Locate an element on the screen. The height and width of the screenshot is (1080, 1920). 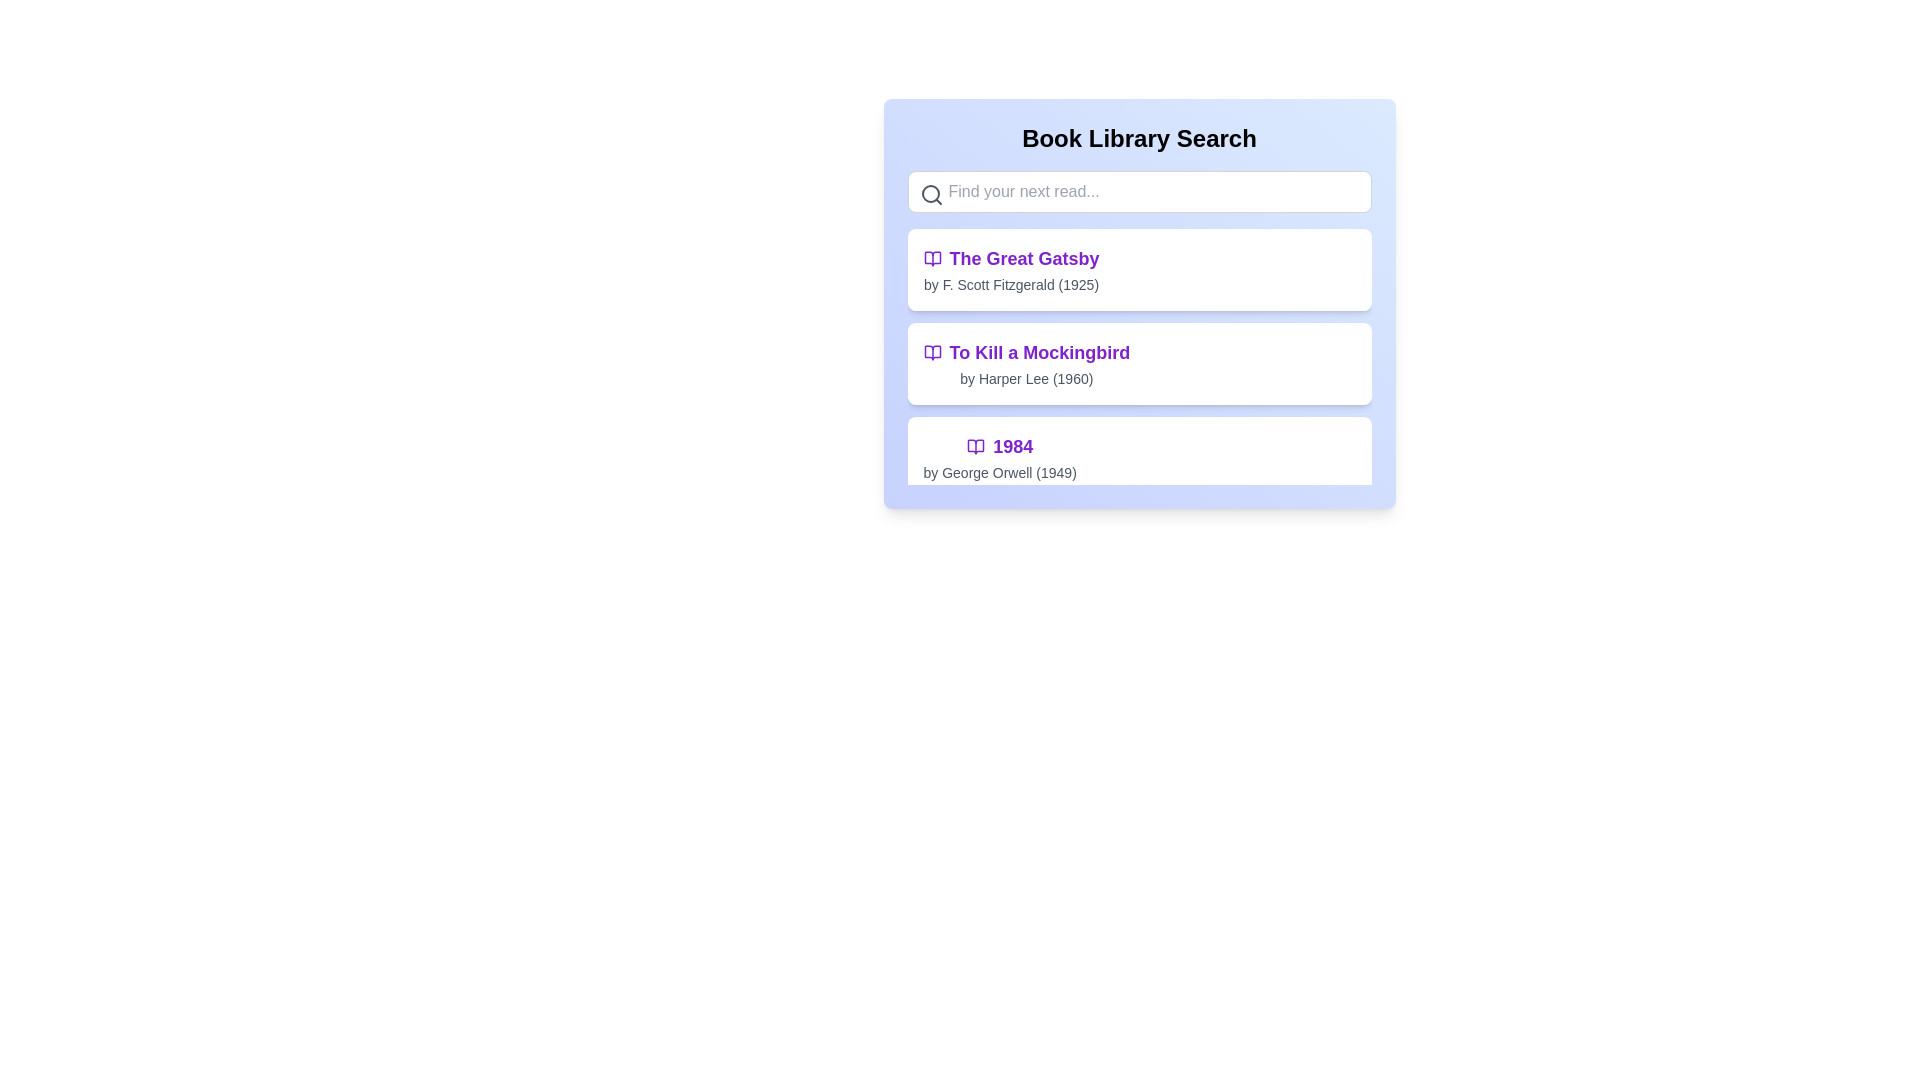
the icon representing the book '1984' by George Orwell, which is located in the lower section of the list as the third item from the top, adjacent to the title text on its left is located at coordinates (976, 446).